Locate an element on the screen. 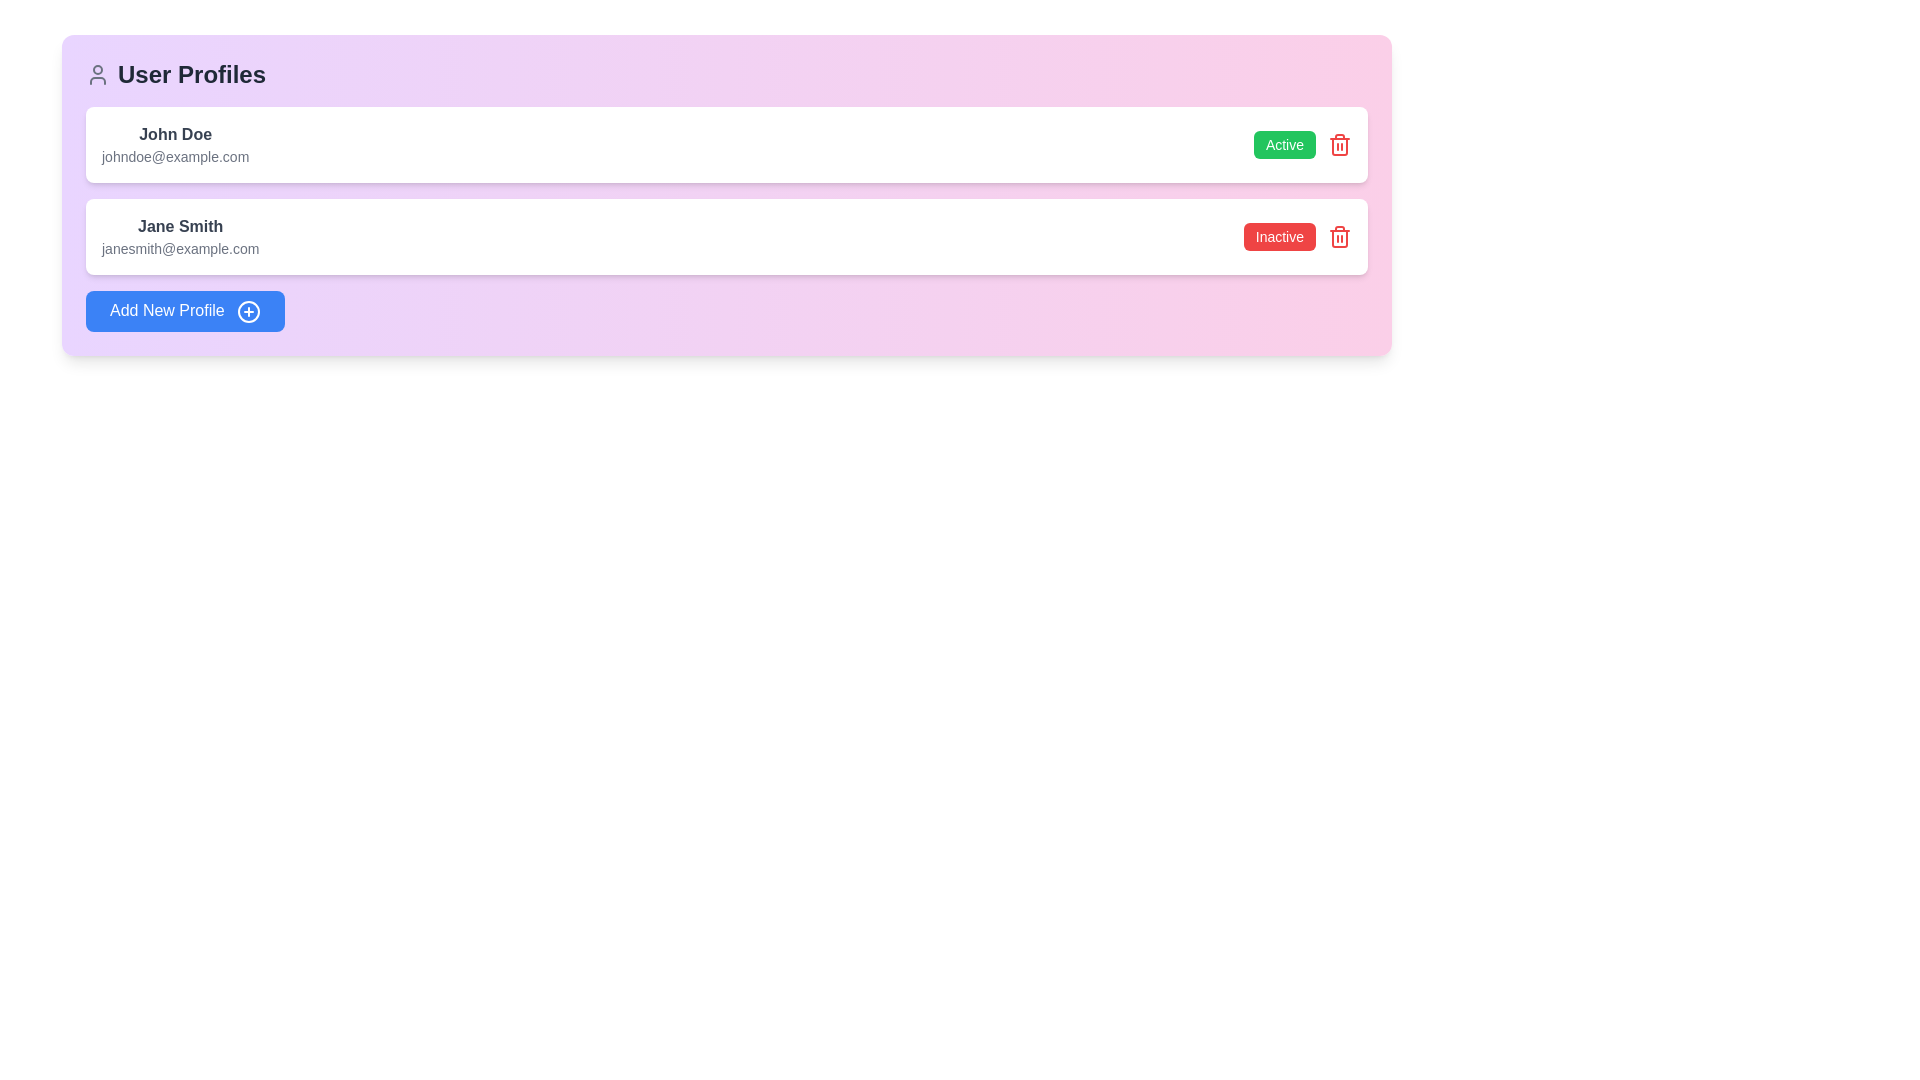 The width and height of the screenshot is (1920, 1080). the 'Add New Profile' icon, which is an SVG icon located to the right of the 'Add New Profile' button in the bottom-left corner of the user profile management interface is located at coordinates (248, 311).